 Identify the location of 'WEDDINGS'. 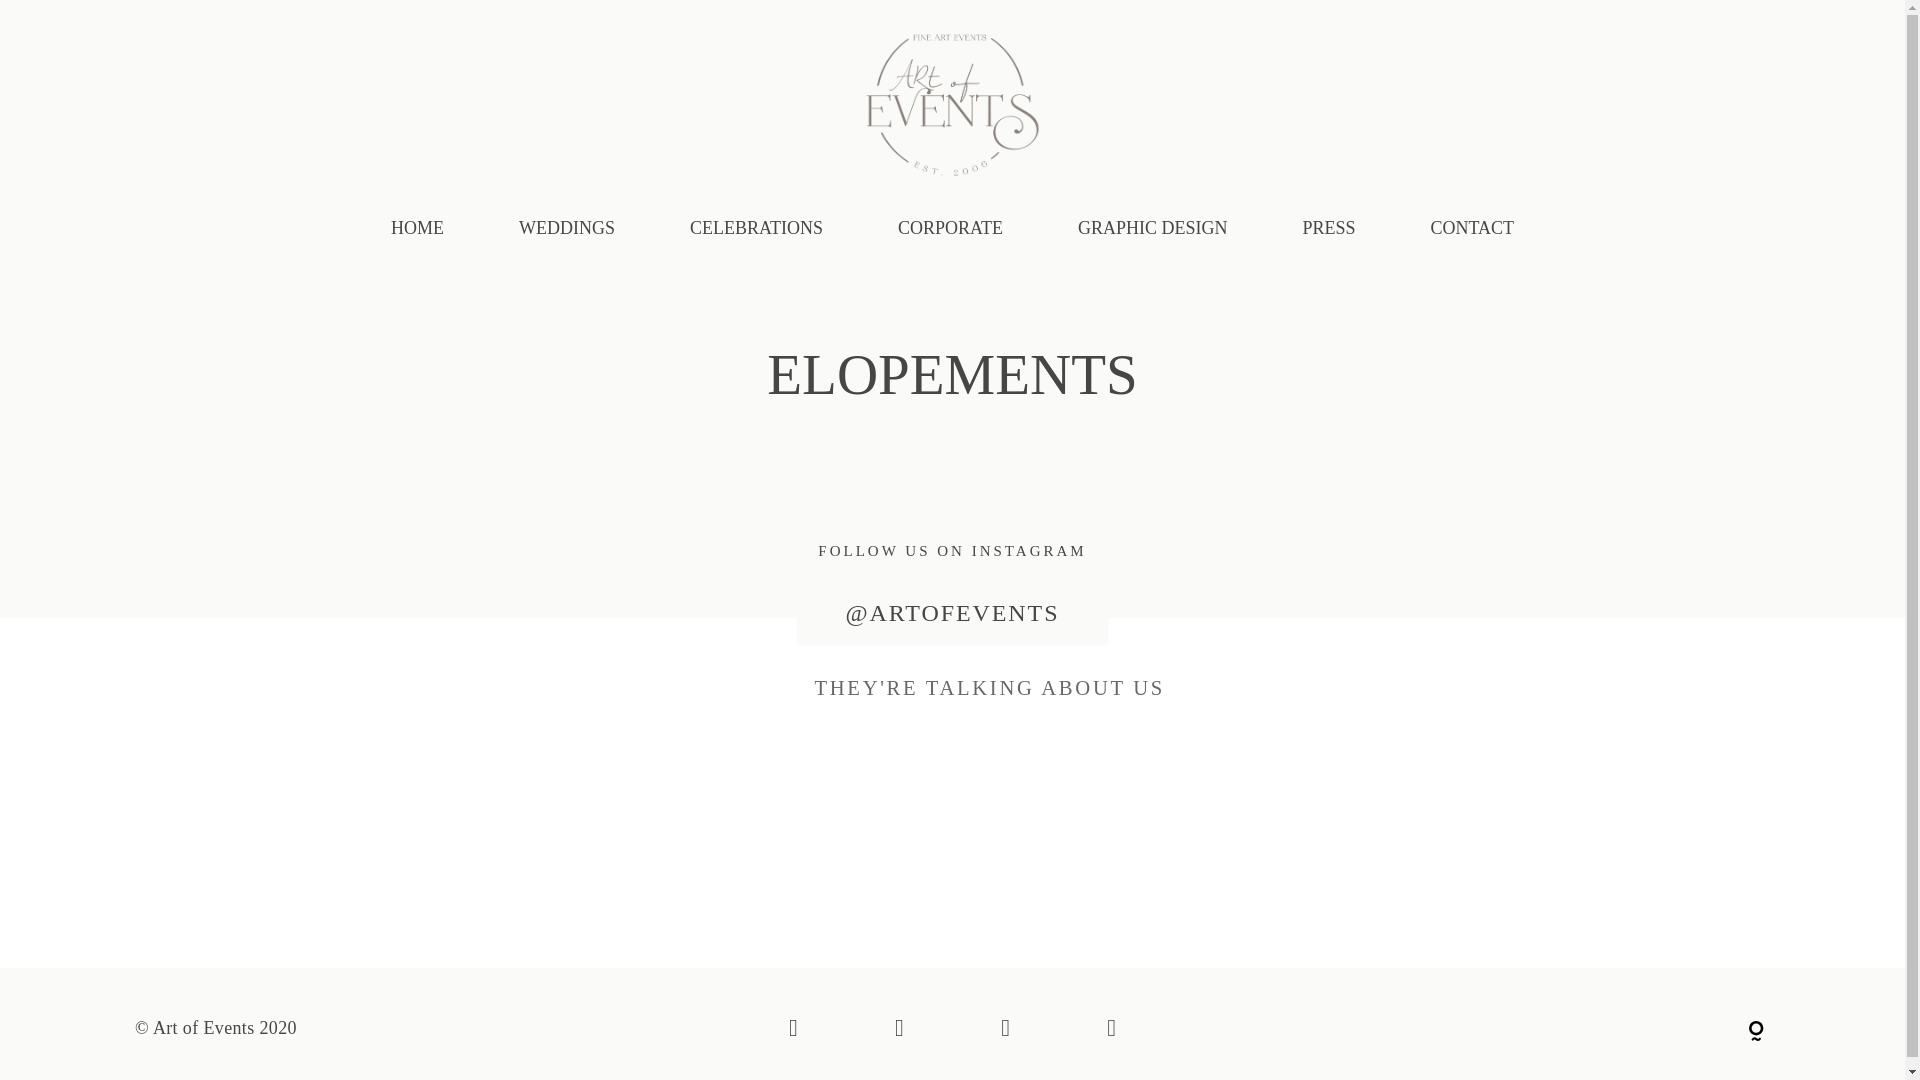
(518, 227).